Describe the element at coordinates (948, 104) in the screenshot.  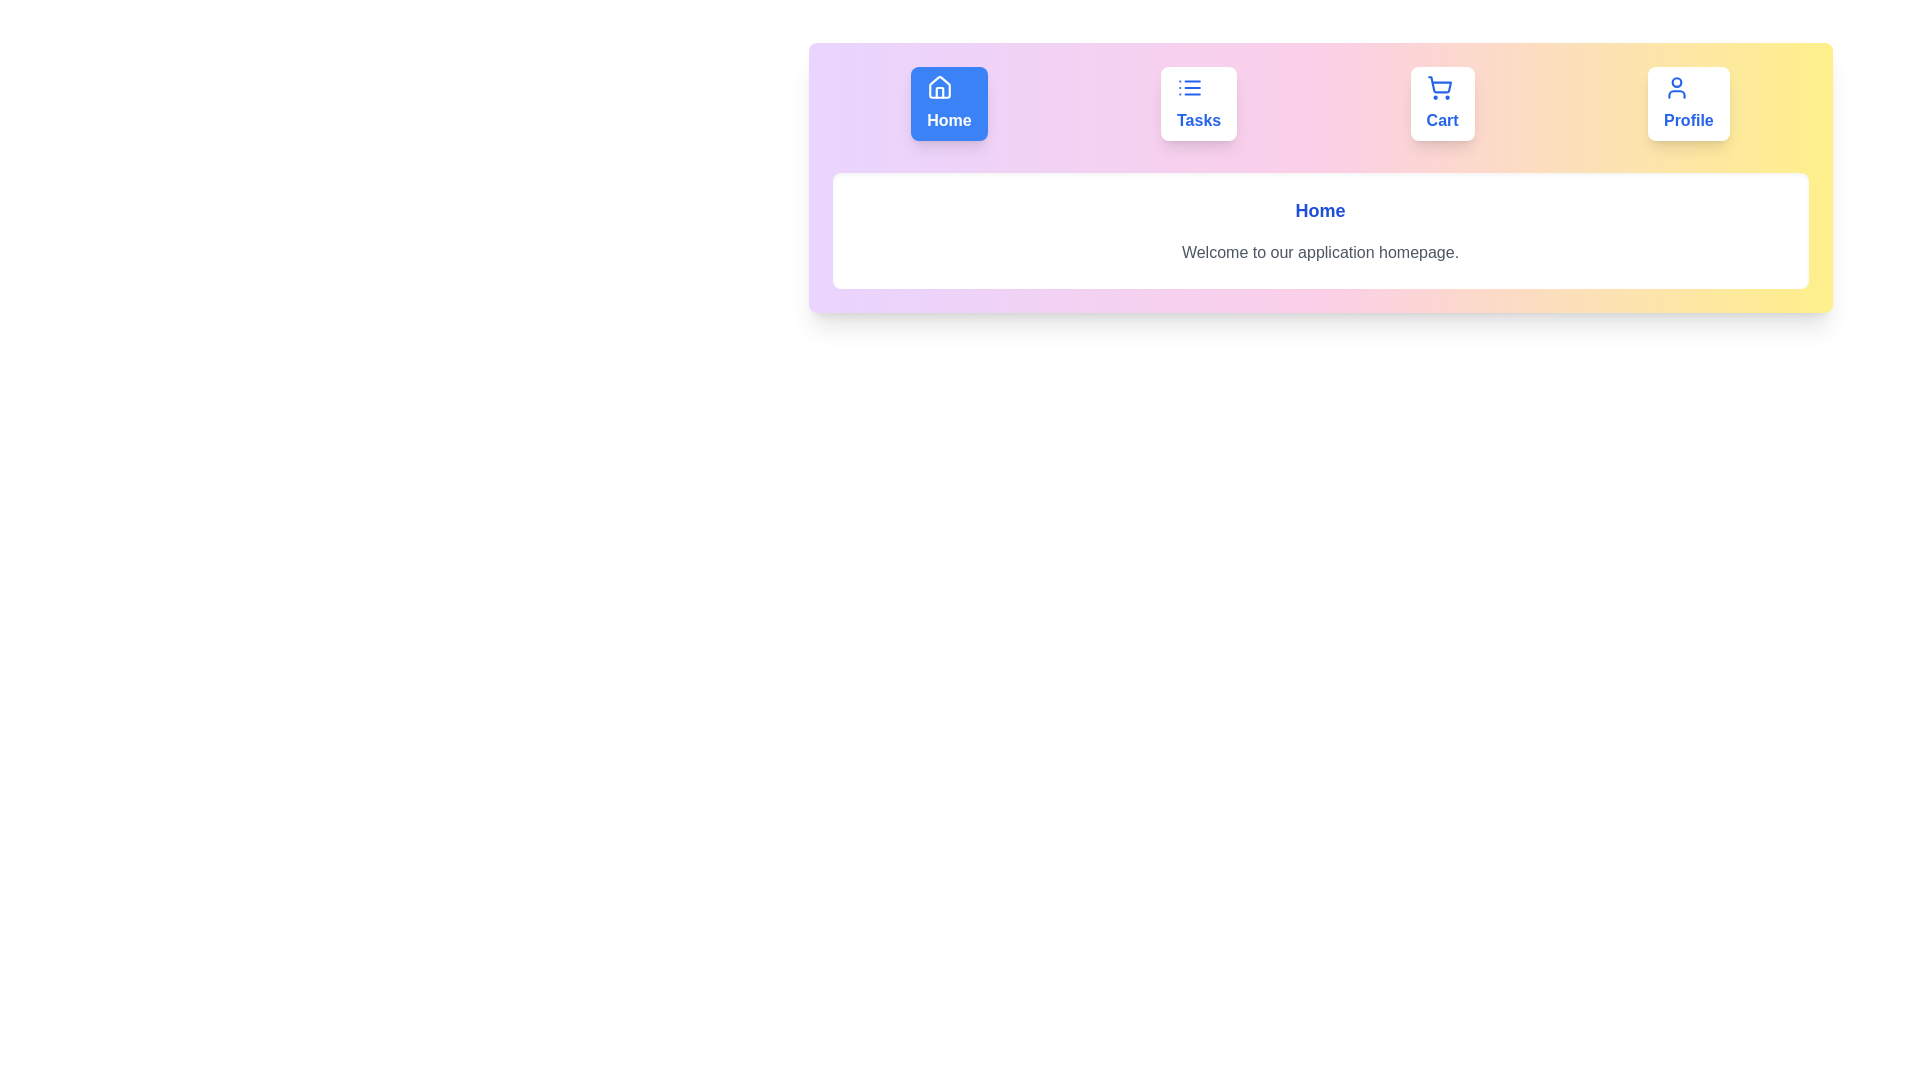
I see `the button labeled Home to observe its animation` at that location.